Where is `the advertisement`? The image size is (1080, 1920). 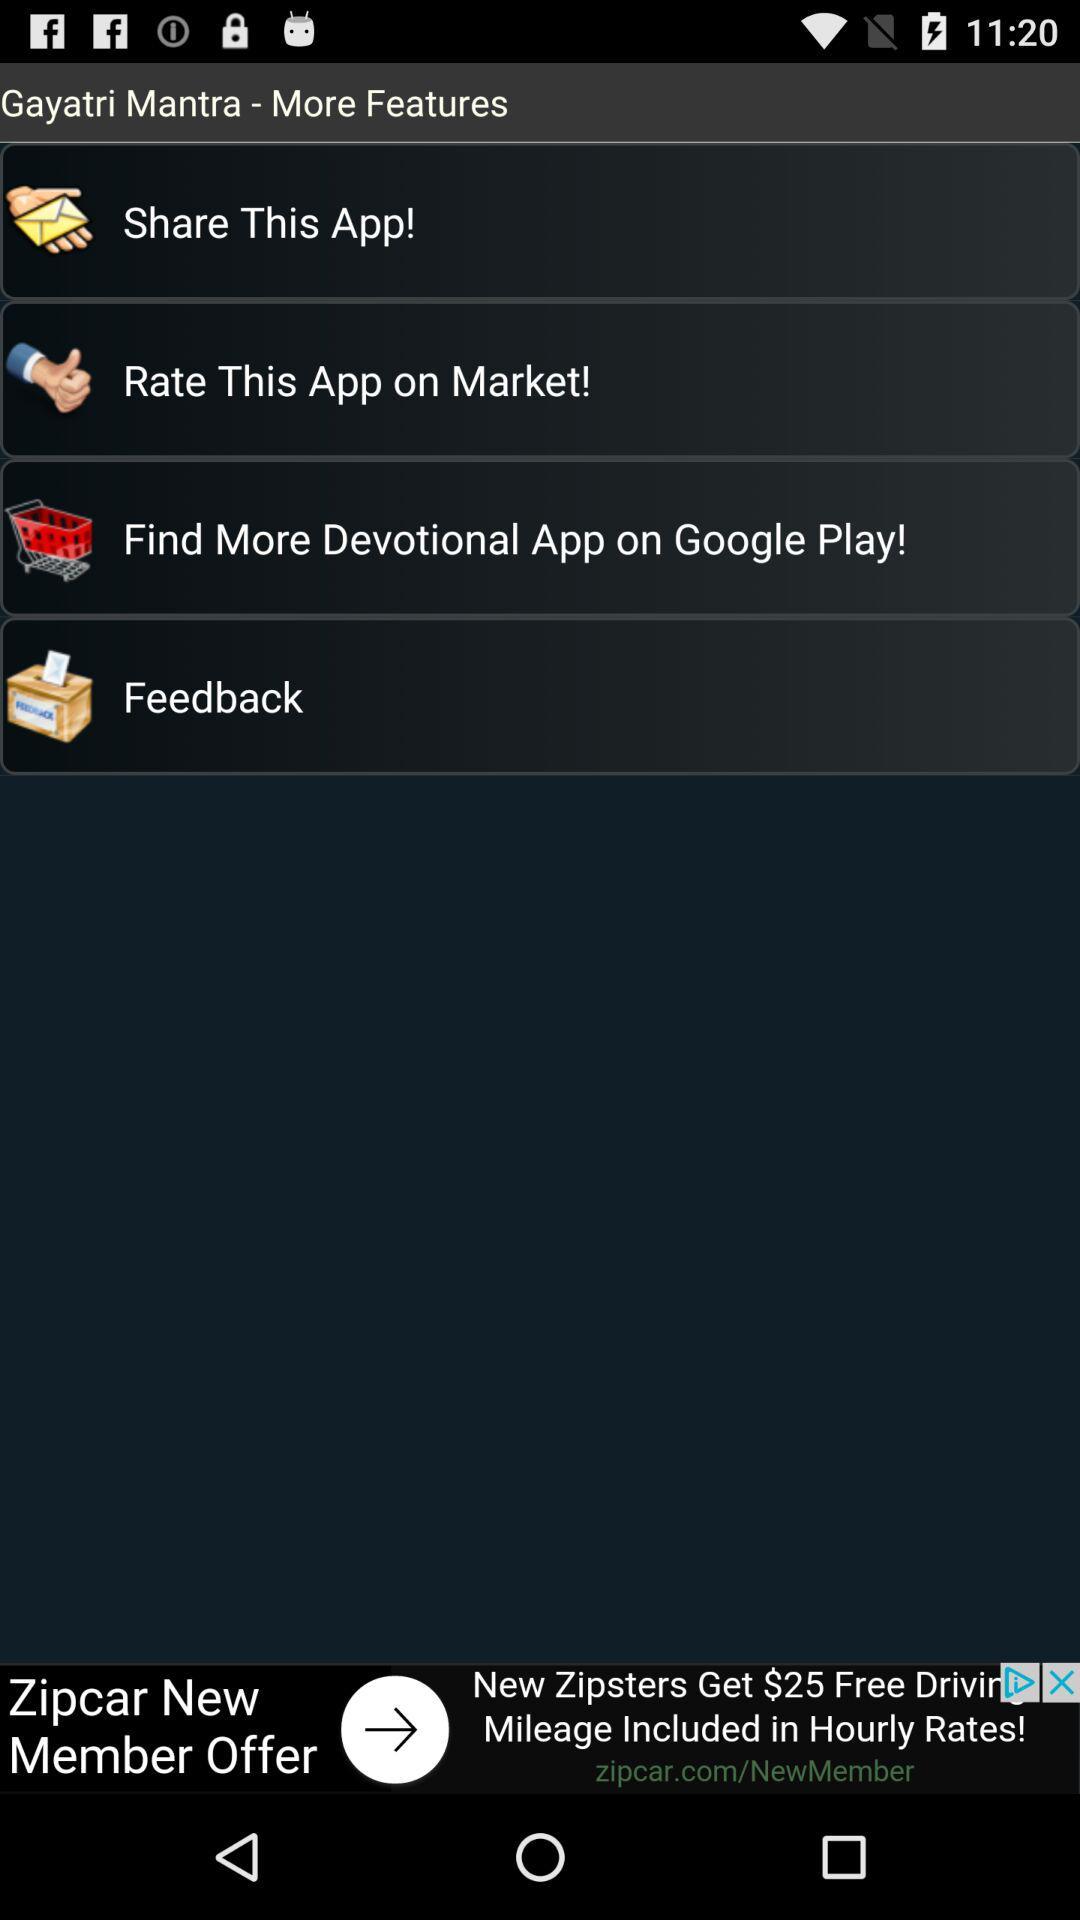
the advertisement is located at coordinates (540, 1727).